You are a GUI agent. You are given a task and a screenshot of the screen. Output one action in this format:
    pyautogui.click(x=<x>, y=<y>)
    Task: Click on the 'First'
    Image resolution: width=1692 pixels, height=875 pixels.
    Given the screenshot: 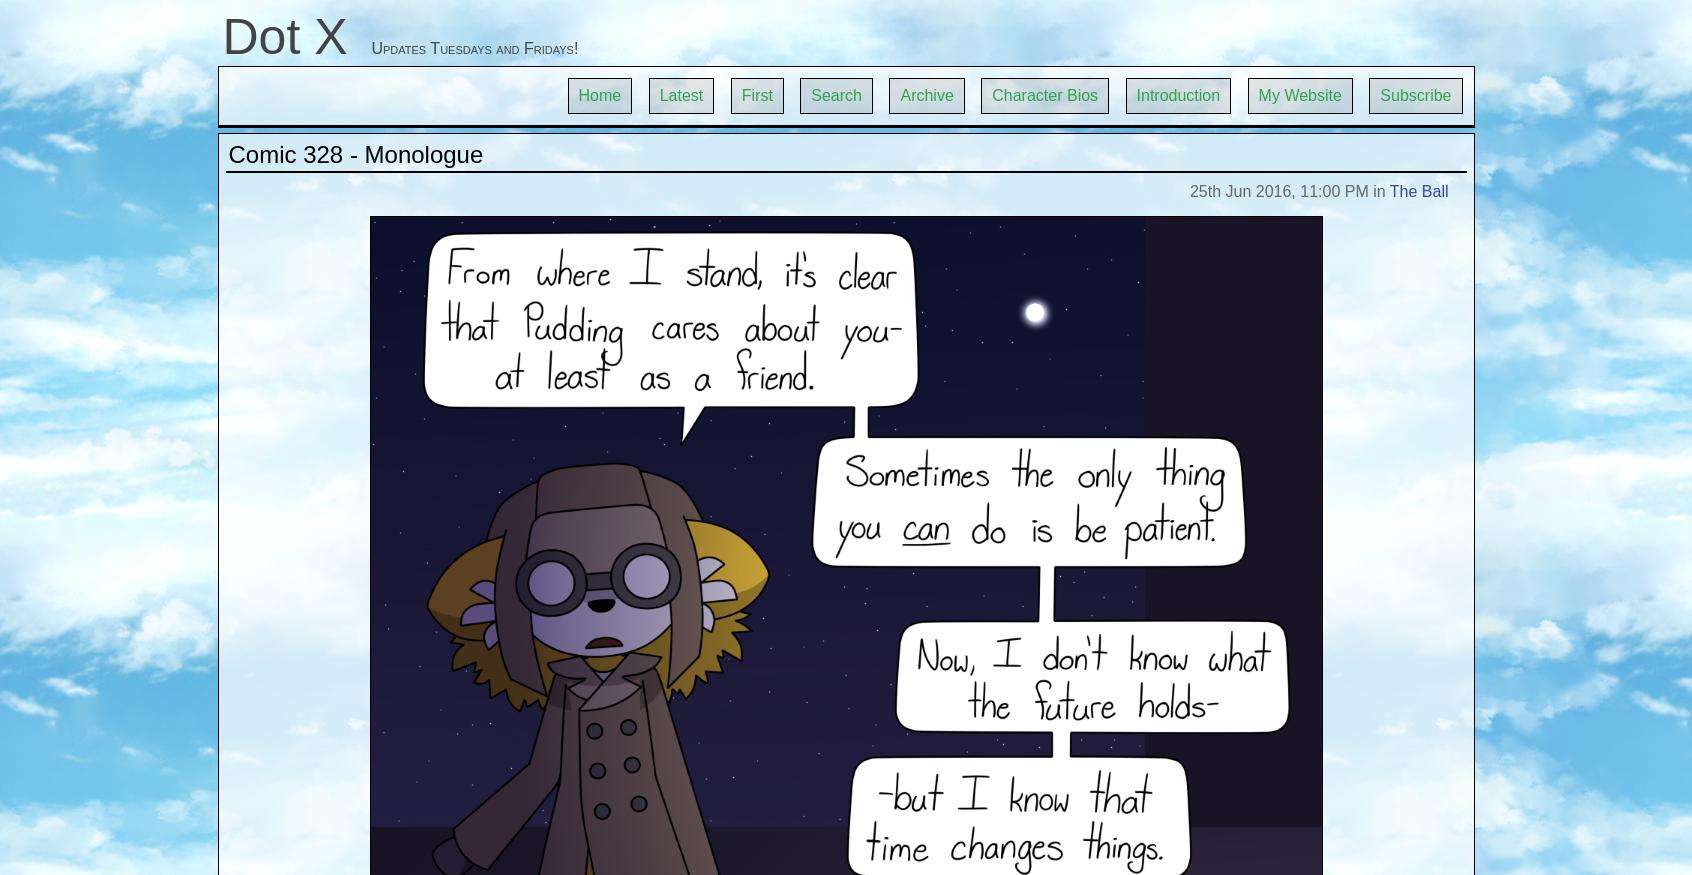 What is the action you would take?
    pyautogui.click(x=739, y=95)
    